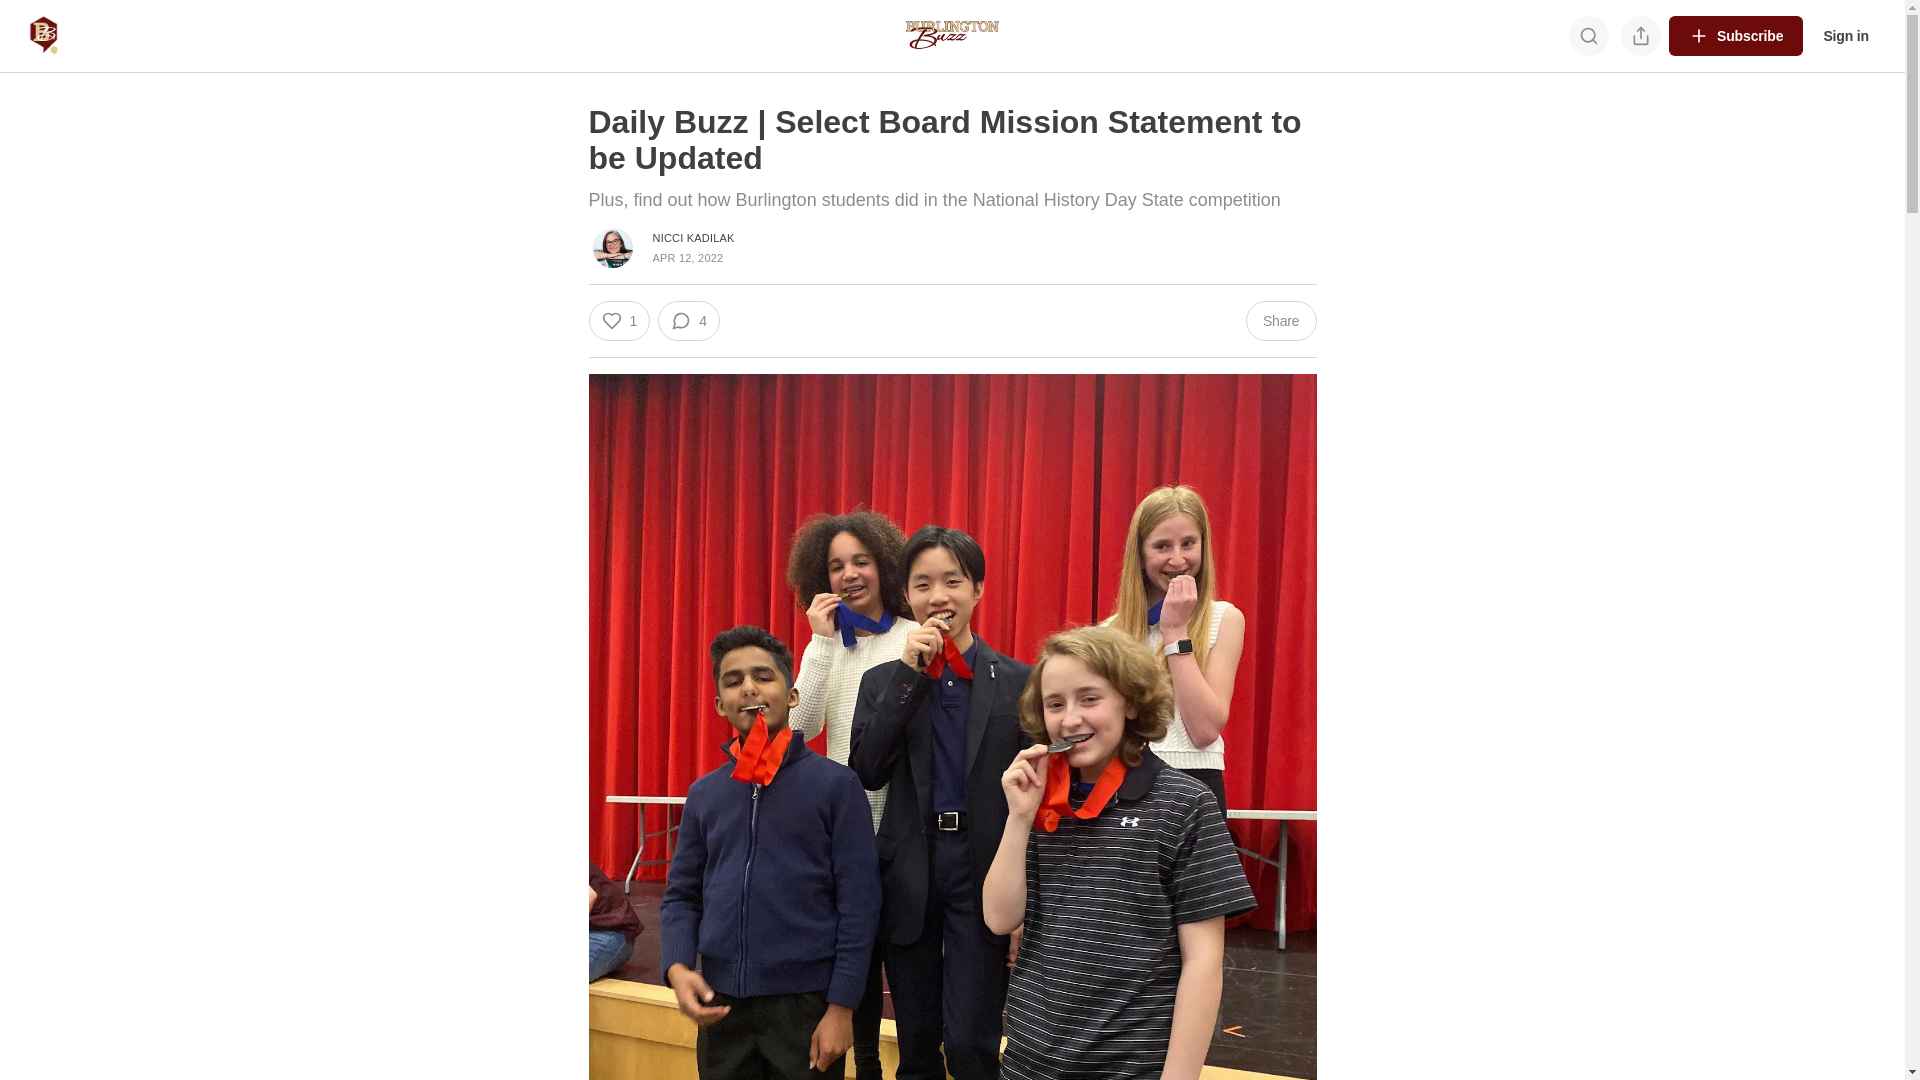  Describe the element at coordinates (618, 319) in the screenshot. I see `'1'` at that location.